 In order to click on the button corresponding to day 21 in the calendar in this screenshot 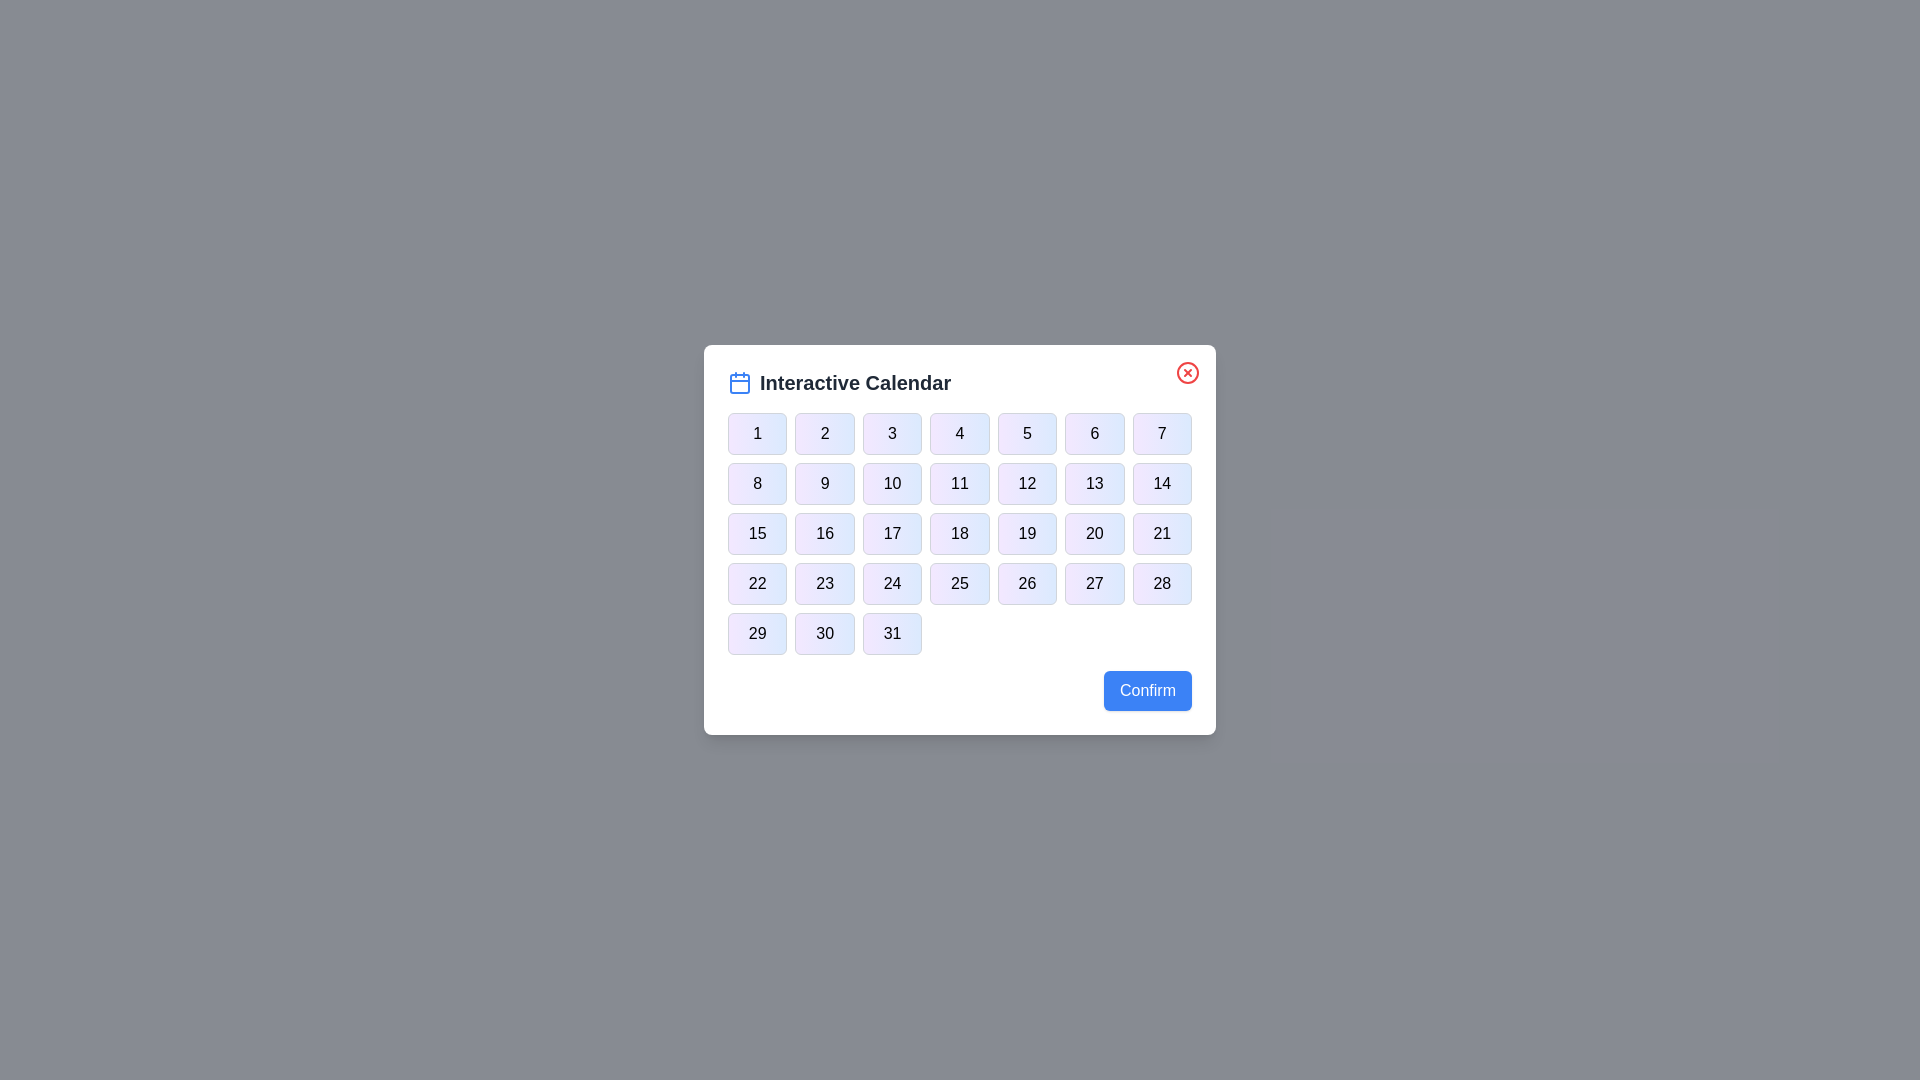, I will do `click(1162, 532)`.